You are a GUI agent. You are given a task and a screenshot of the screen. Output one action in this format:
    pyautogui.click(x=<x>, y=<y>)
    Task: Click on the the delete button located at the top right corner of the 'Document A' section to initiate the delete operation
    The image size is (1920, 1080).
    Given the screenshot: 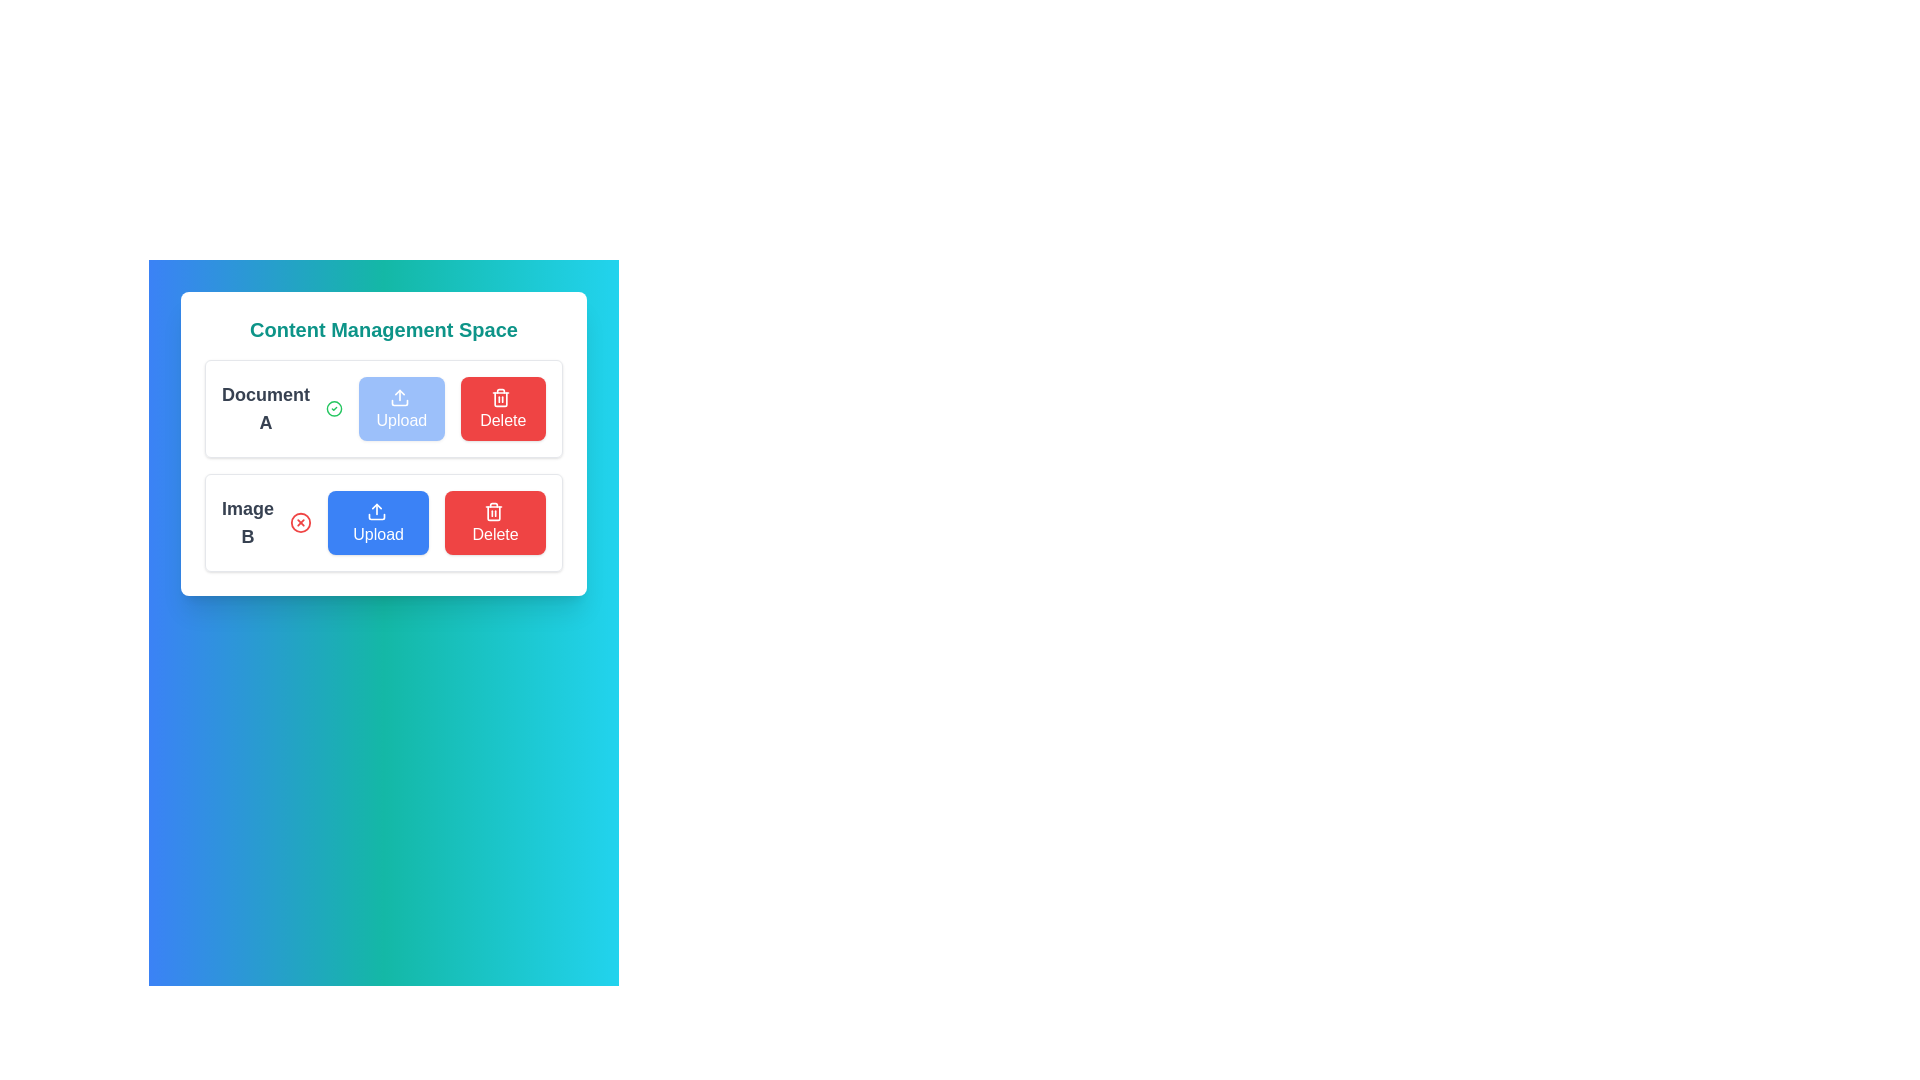 What is the action you would take?
    pyautogui.click(x=503, y=407)
    